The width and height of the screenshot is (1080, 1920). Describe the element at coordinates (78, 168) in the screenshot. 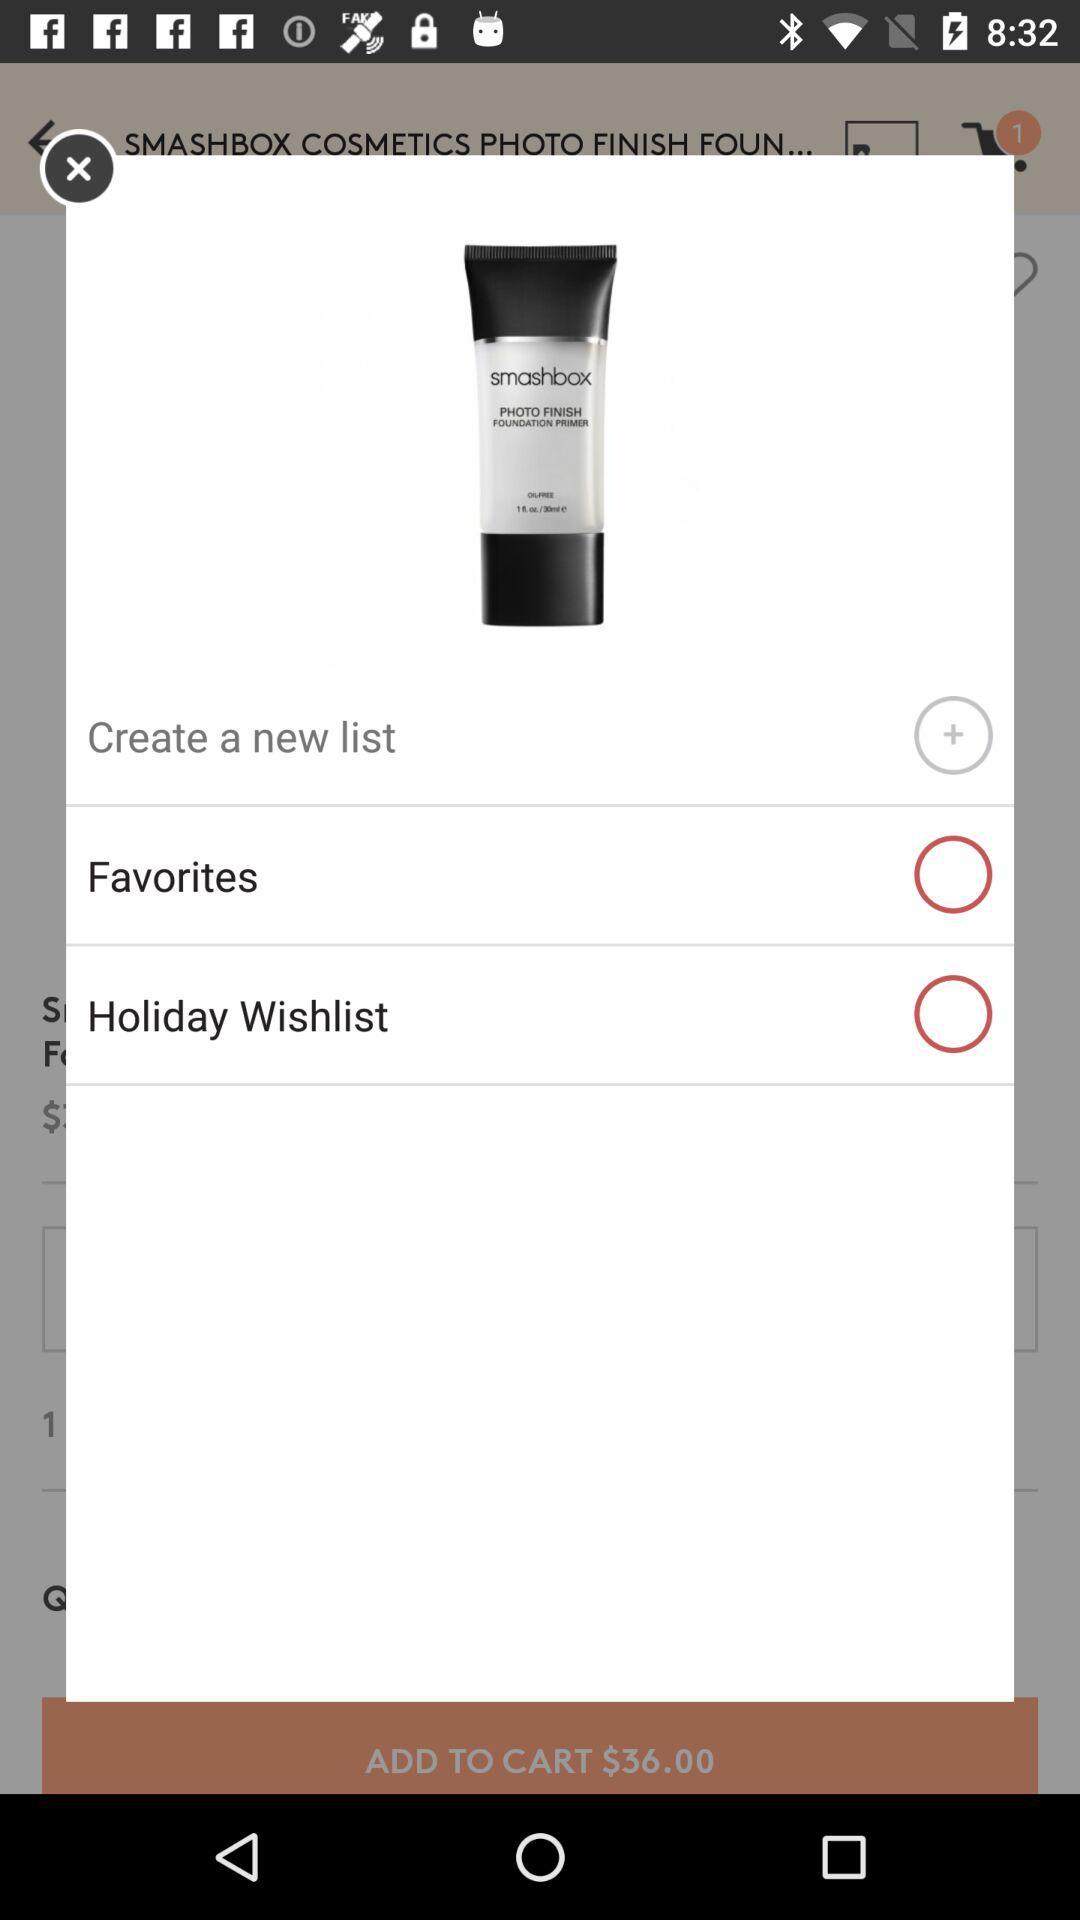

I see `the cross symbol` at that location.